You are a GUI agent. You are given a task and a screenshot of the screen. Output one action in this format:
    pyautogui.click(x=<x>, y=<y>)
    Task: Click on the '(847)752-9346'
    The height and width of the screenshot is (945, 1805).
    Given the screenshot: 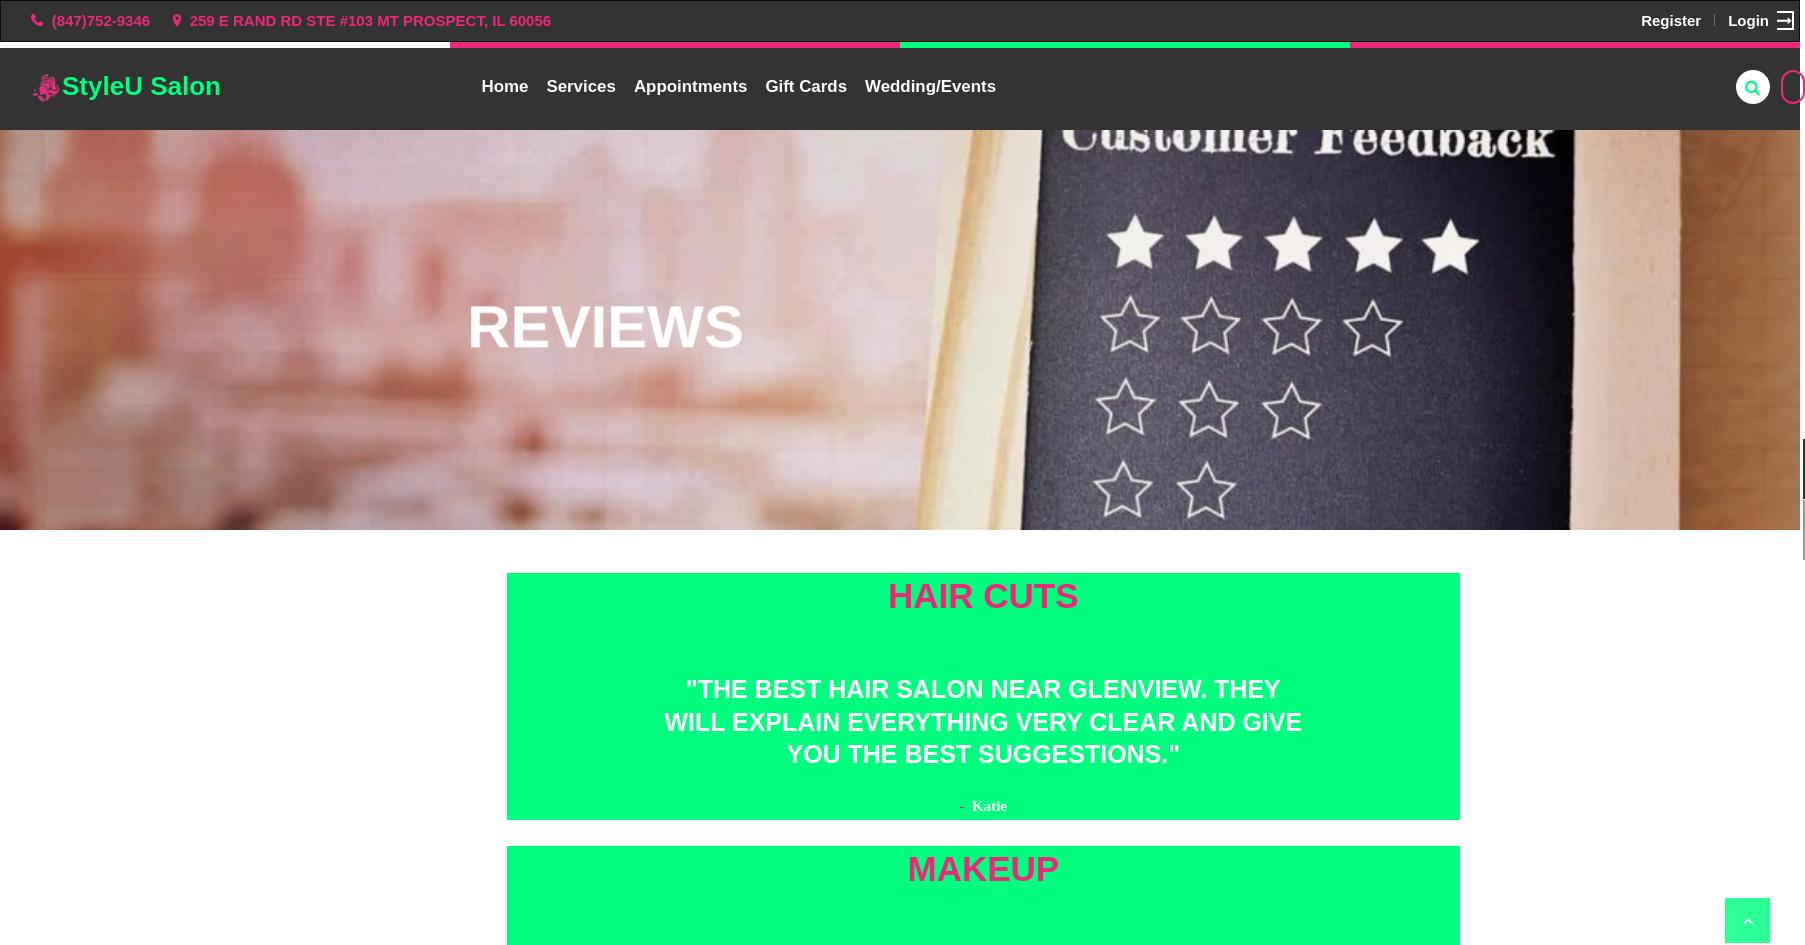 What is the action you would take?
    pyautogui.click(x=100, y=19)
    